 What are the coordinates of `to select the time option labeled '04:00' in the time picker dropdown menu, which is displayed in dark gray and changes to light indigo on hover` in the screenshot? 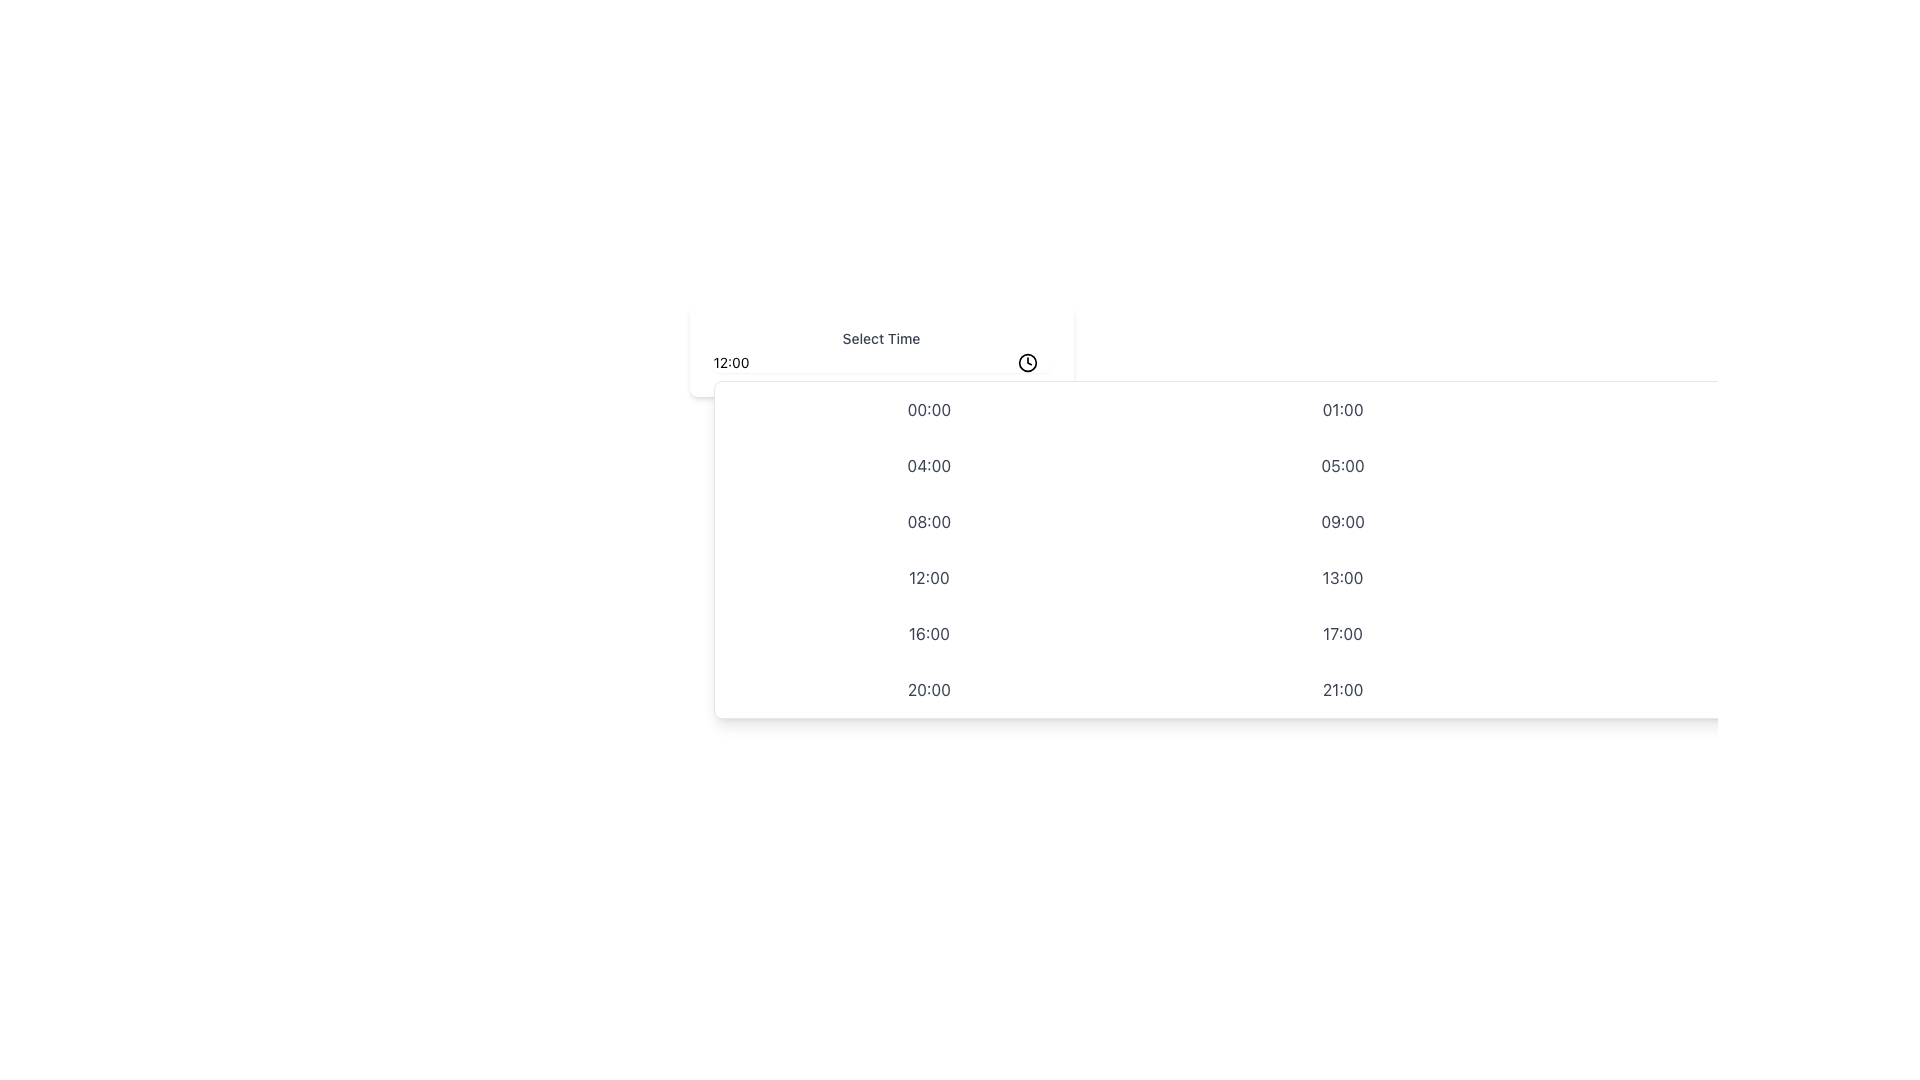 It's located at (928, 466).